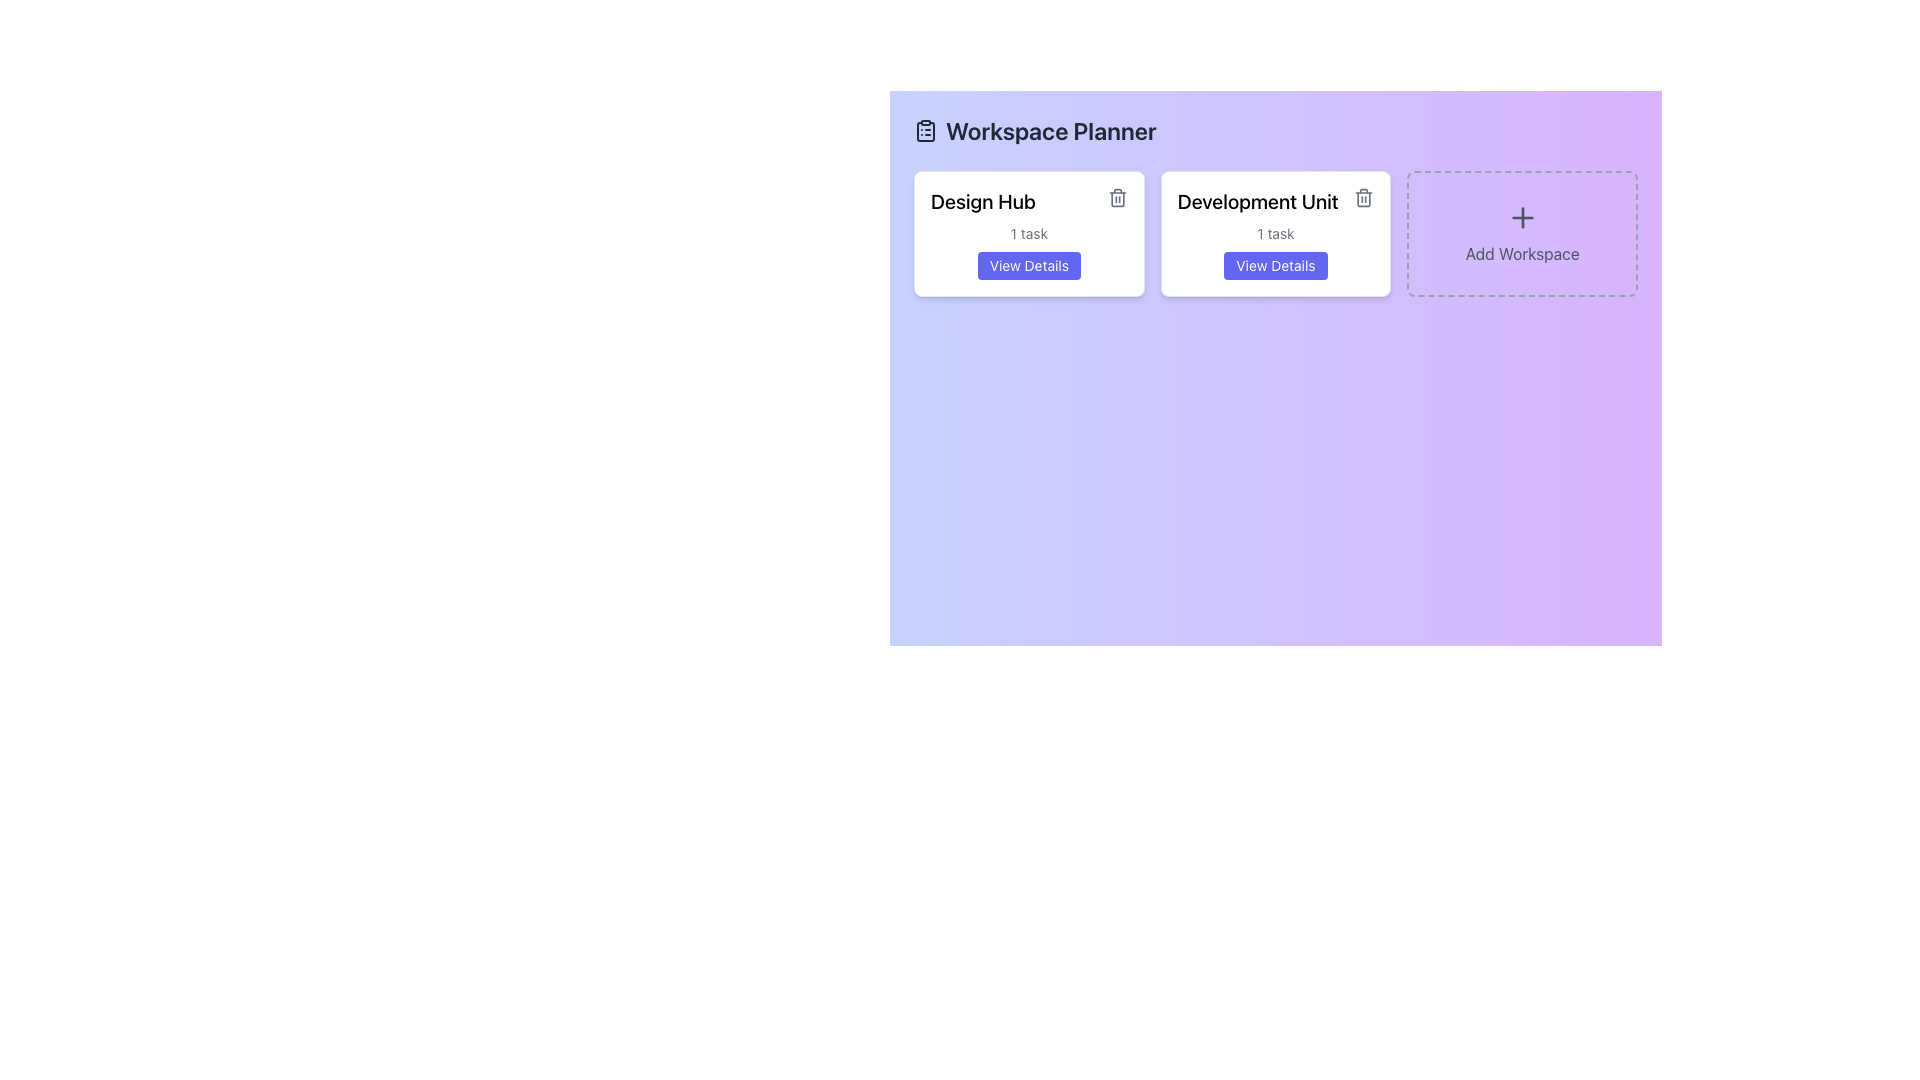 Image resolution: width=1920 pixels, height=1080 pixels. I want to click on the informational text label displaying the number of tasks for the 'Development Unit', located below the title and above the 'View Details' button, so click(1275, 233).